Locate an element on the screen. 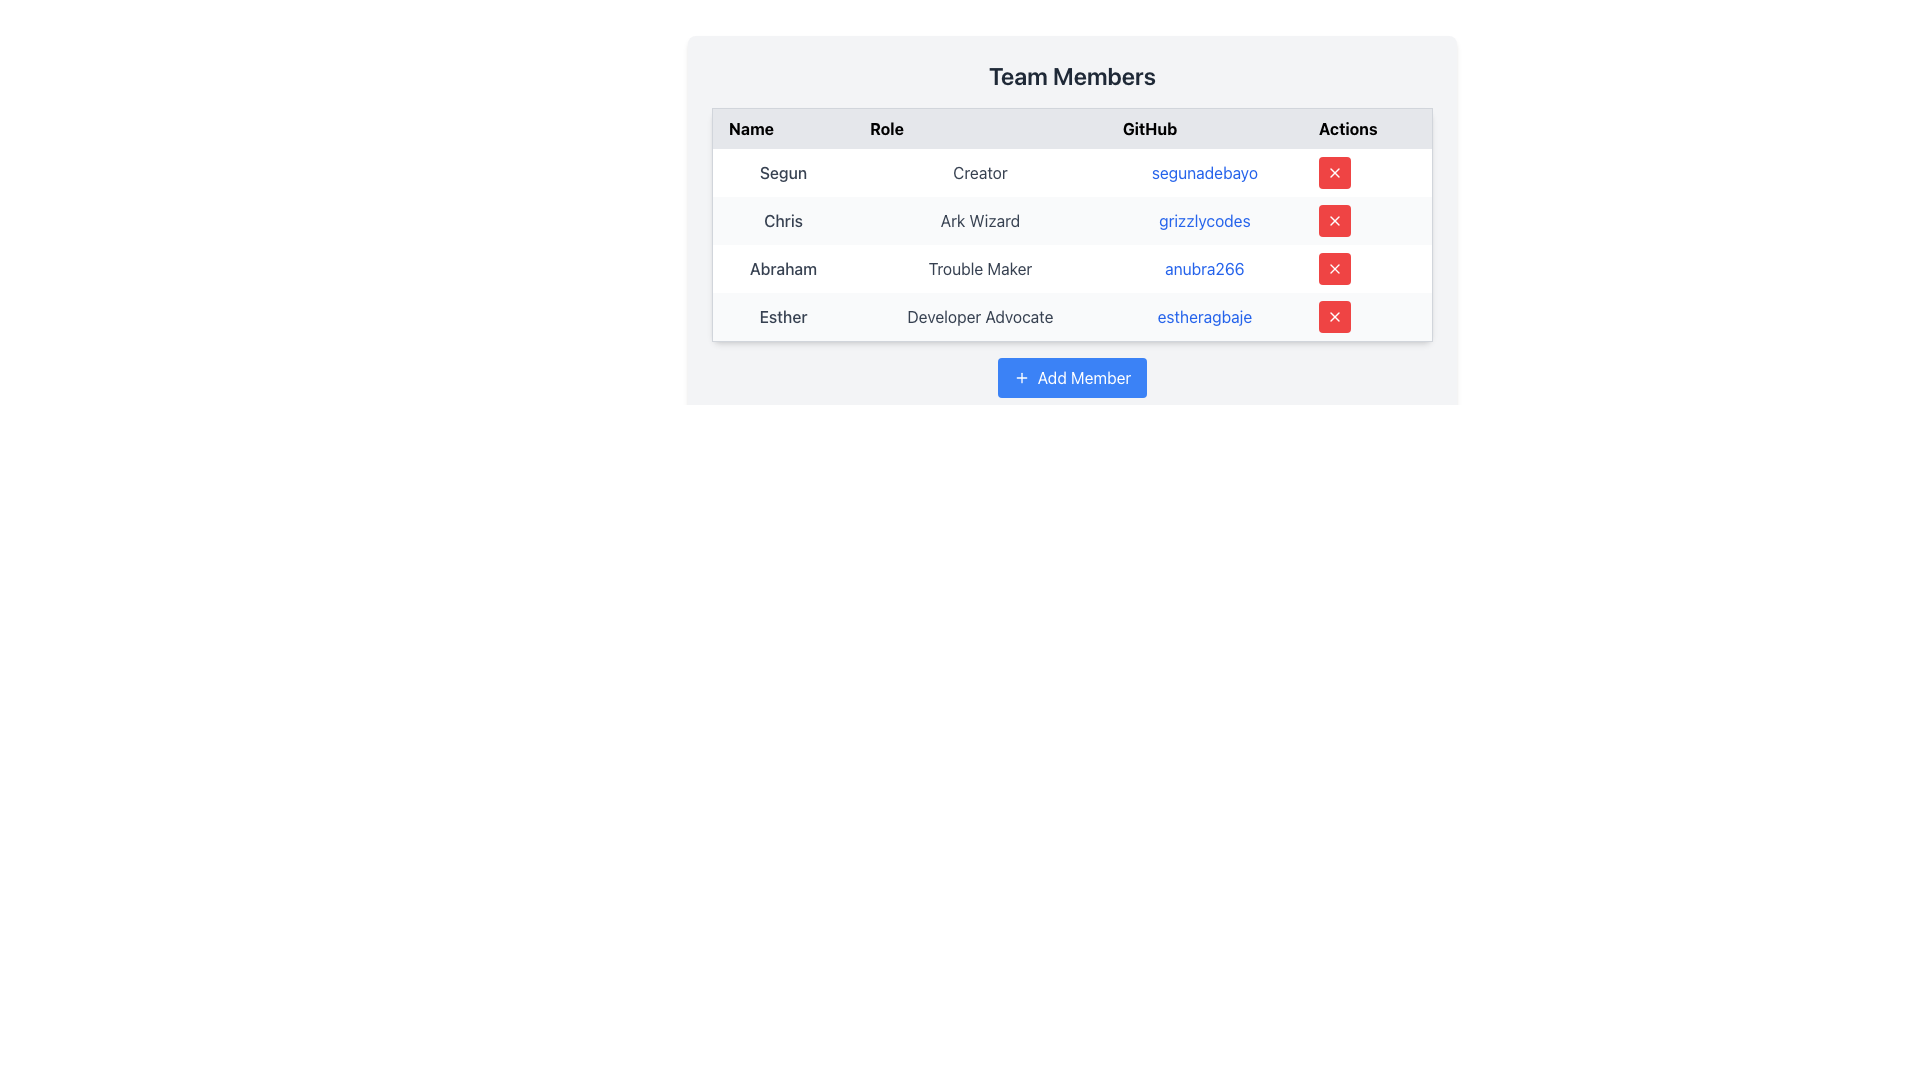 The image size is (1920, 1080). the GitHub username hyperlink located in the third row of the 'Team Members' table, positioned between the 'Role' and 'Actions' columns is located at coordinates (1203, 268).